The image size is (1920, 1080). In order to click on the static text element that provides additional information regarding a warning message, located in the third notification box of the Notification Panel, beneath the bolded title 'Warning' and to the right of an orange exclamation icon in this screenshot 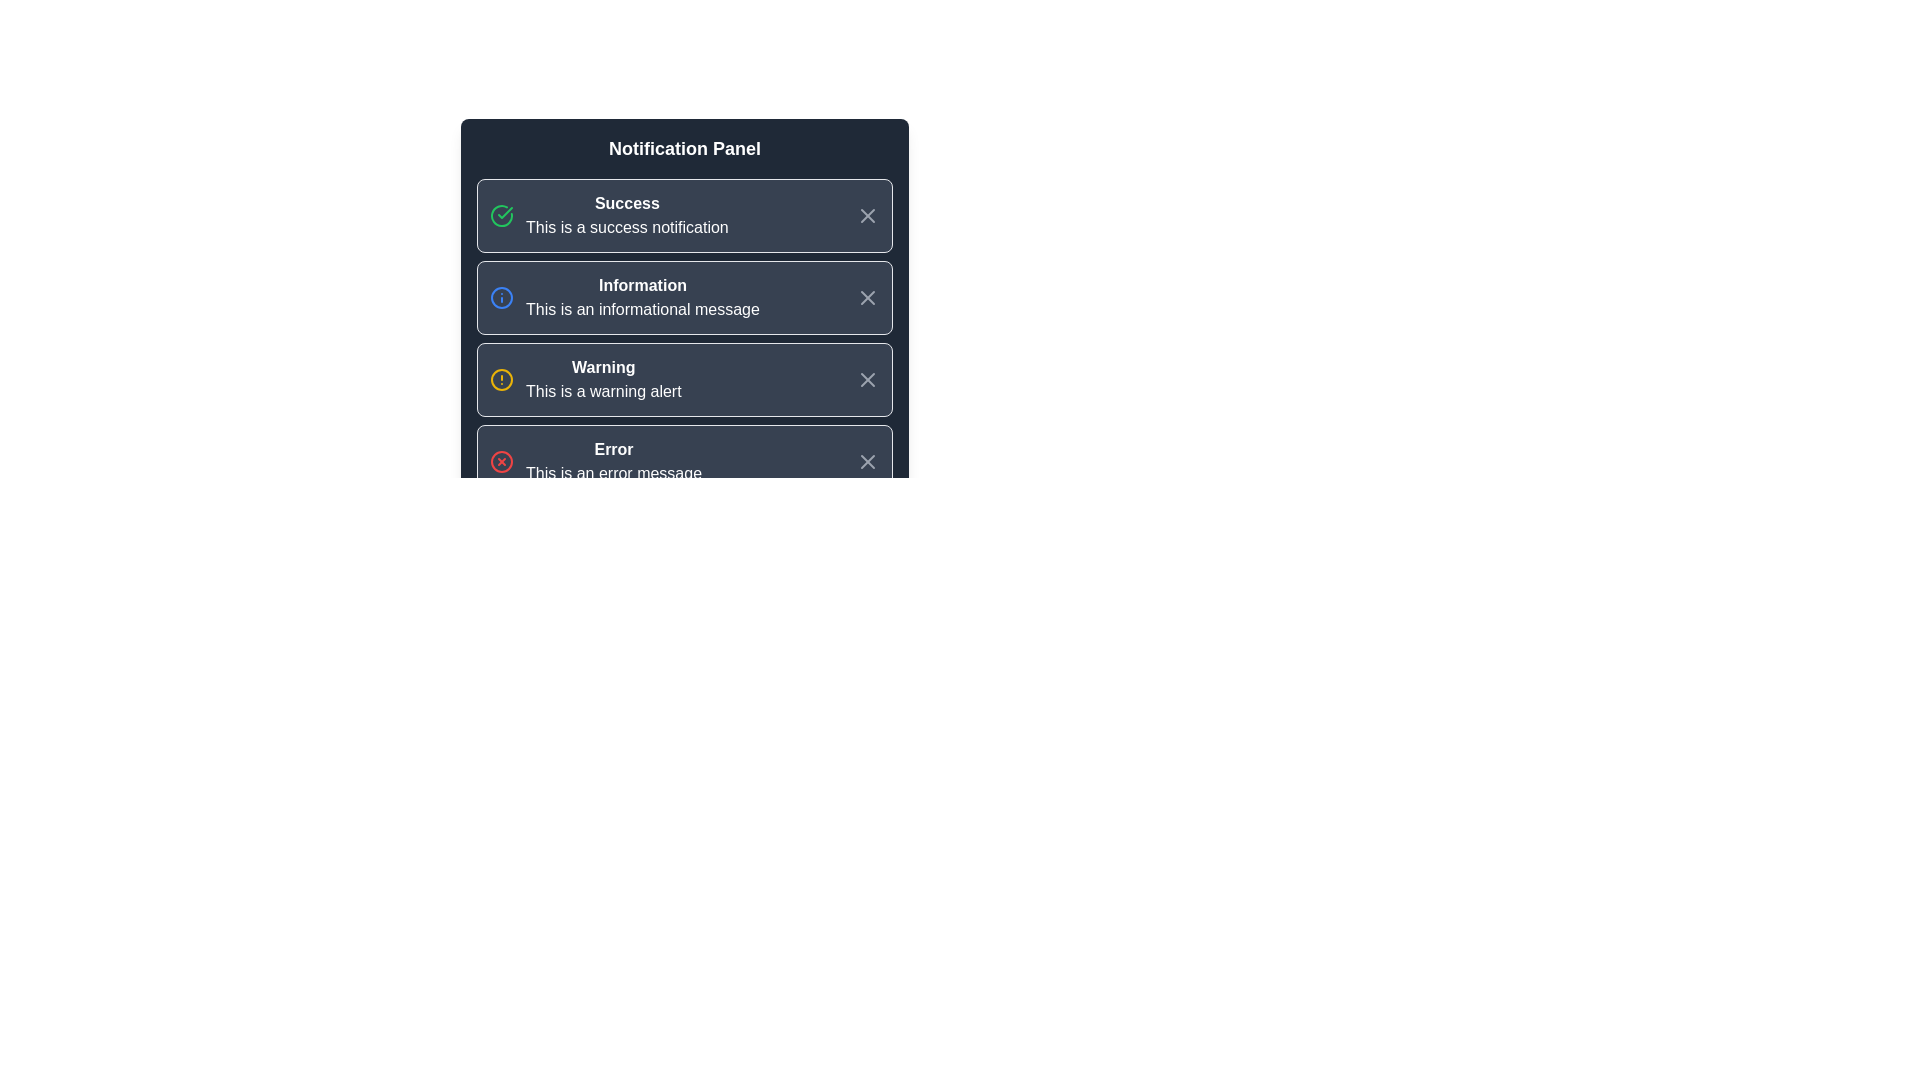, I will do `click(602, 392)`.